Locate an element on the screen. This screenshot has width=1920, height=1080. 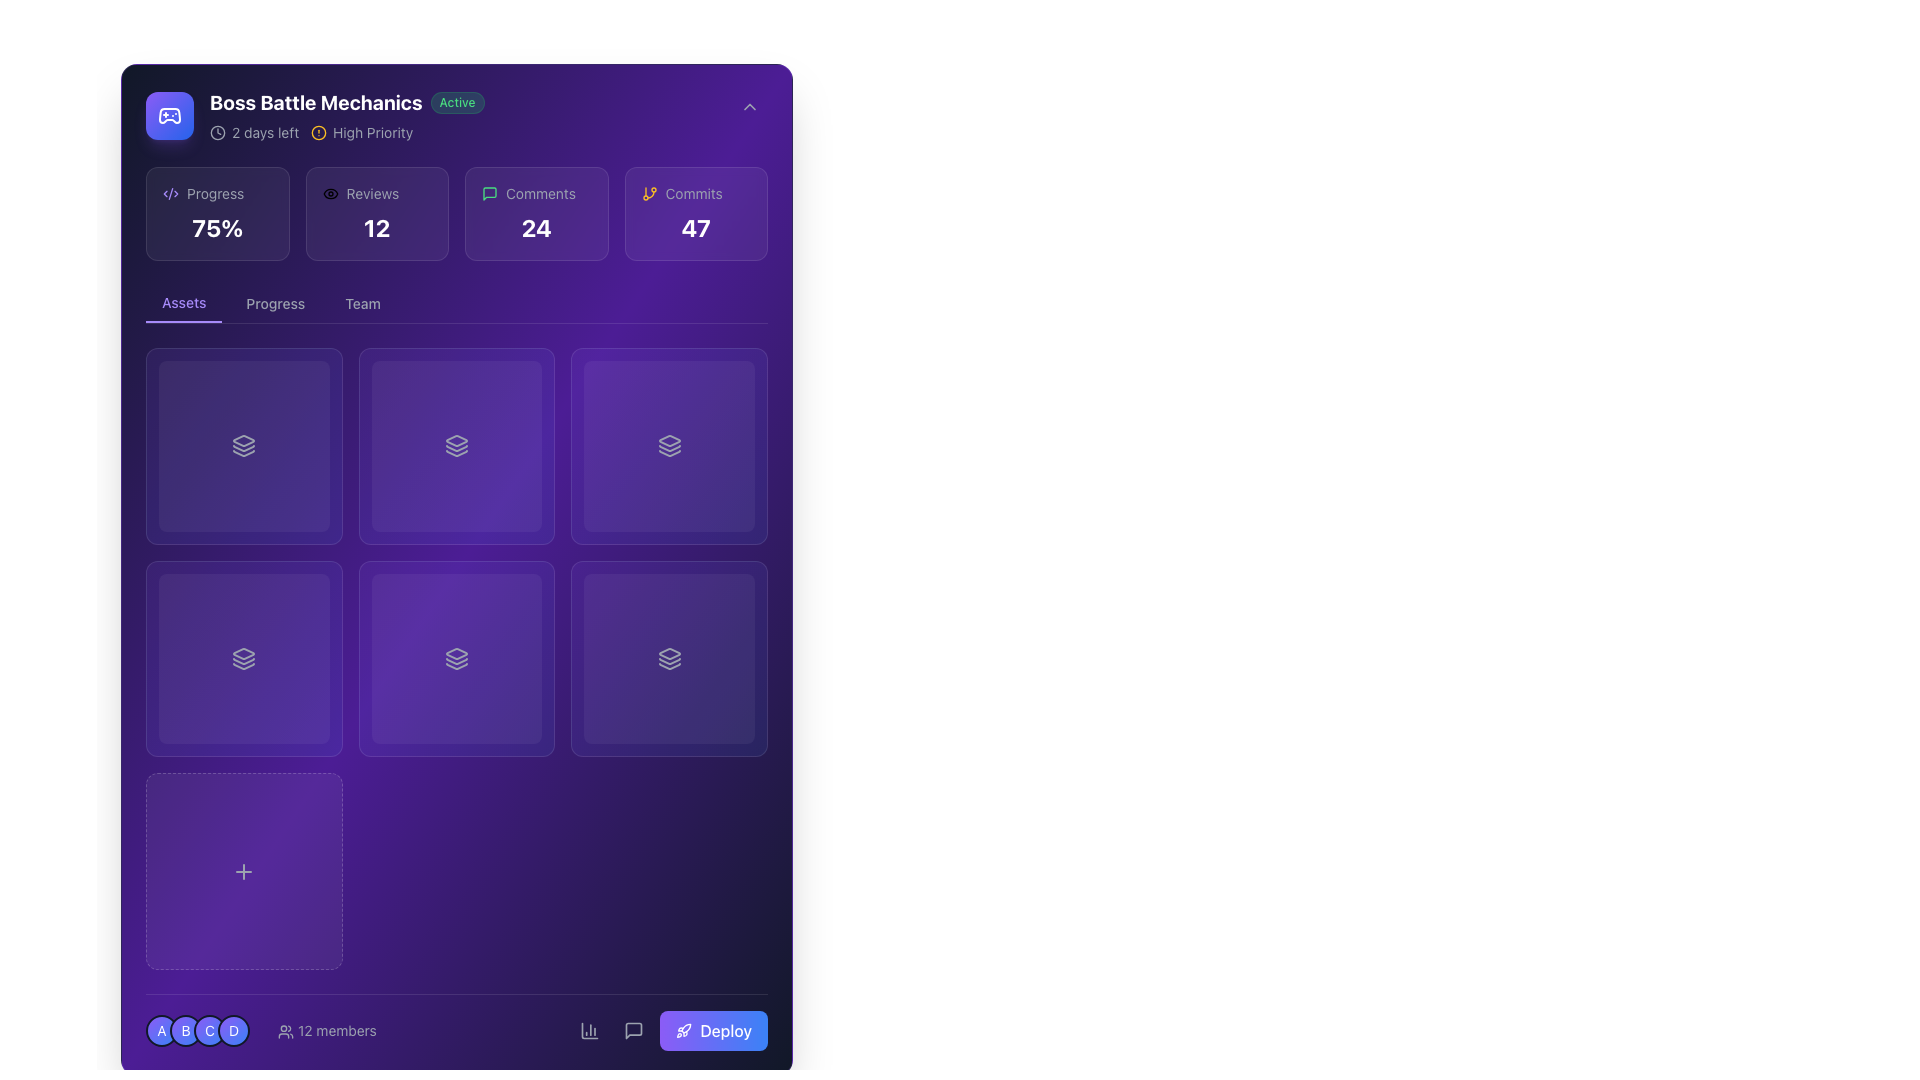
the 'Progress' button in the navigation bar is located at coordinates (274, 304).